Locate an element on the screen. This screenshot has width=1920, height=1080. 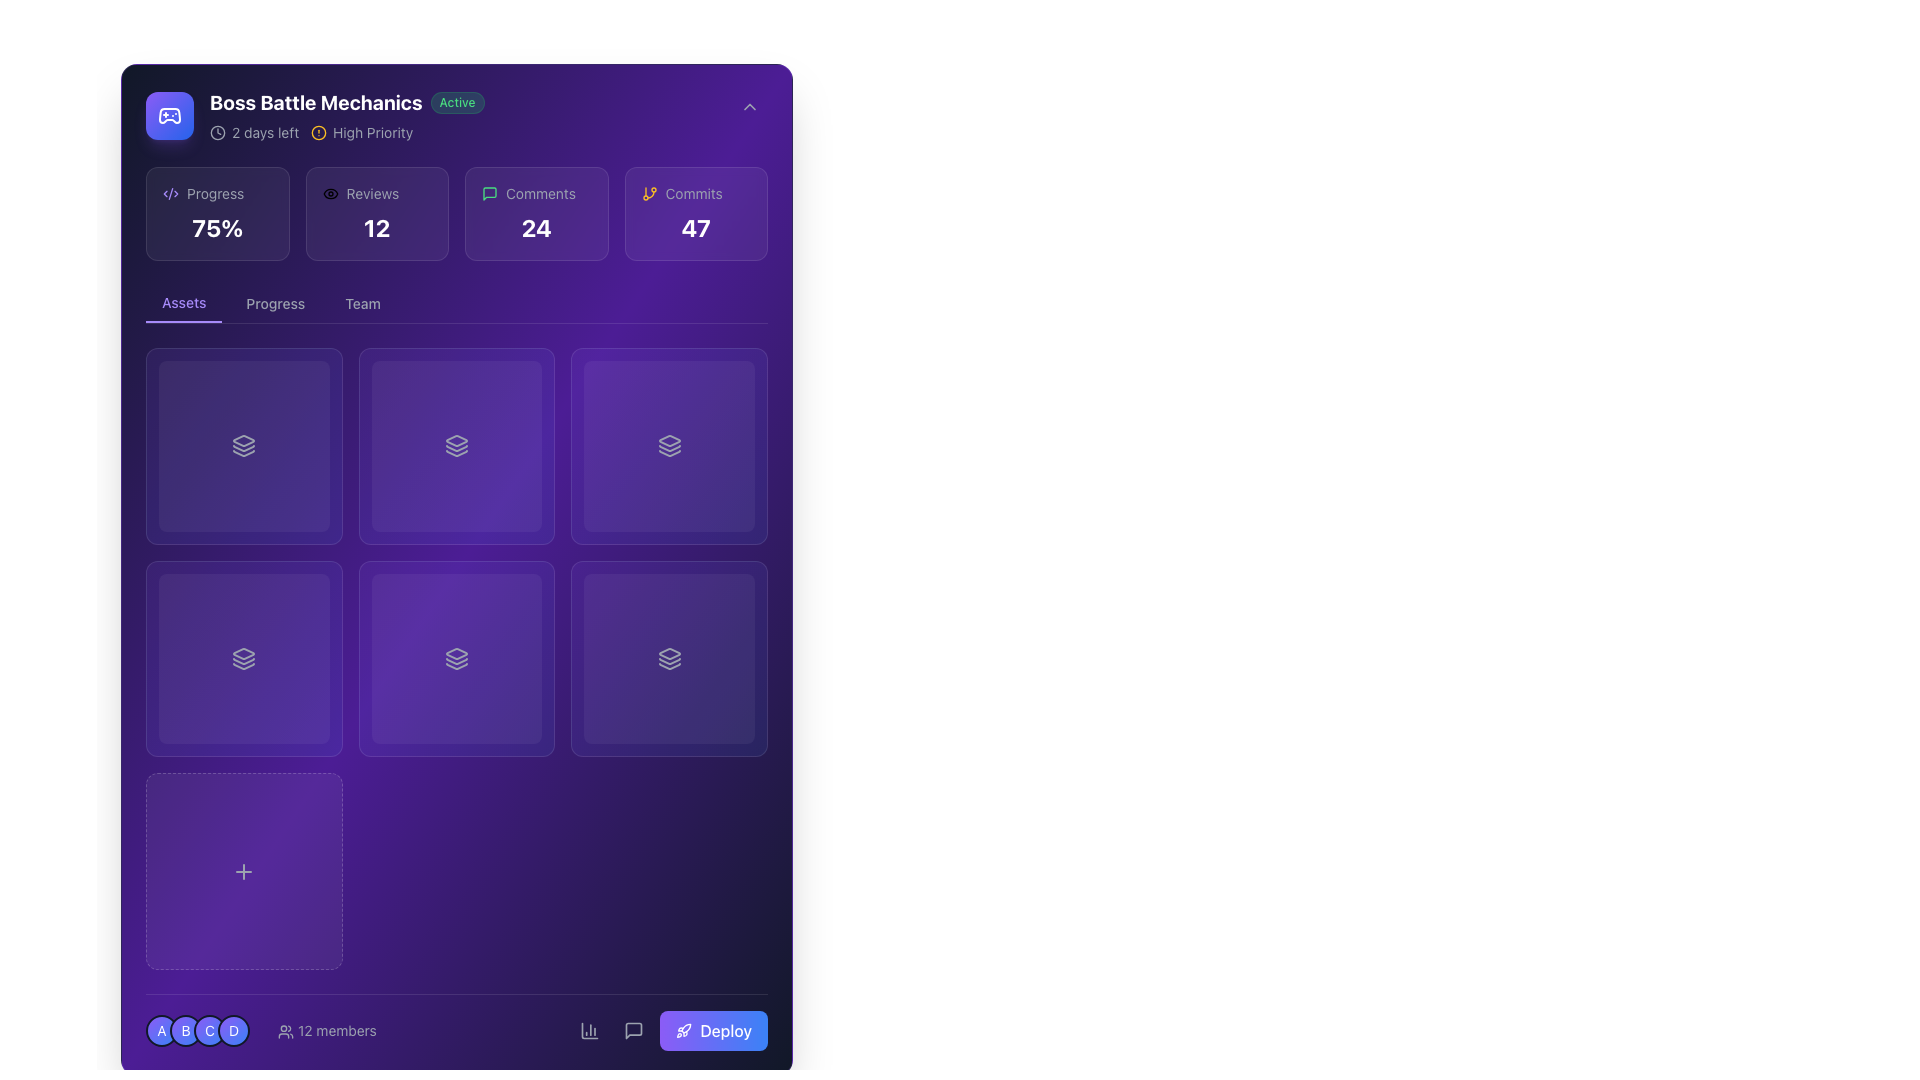
the 'Progress' button in the navigation bar is located at coordinates (274, 304).